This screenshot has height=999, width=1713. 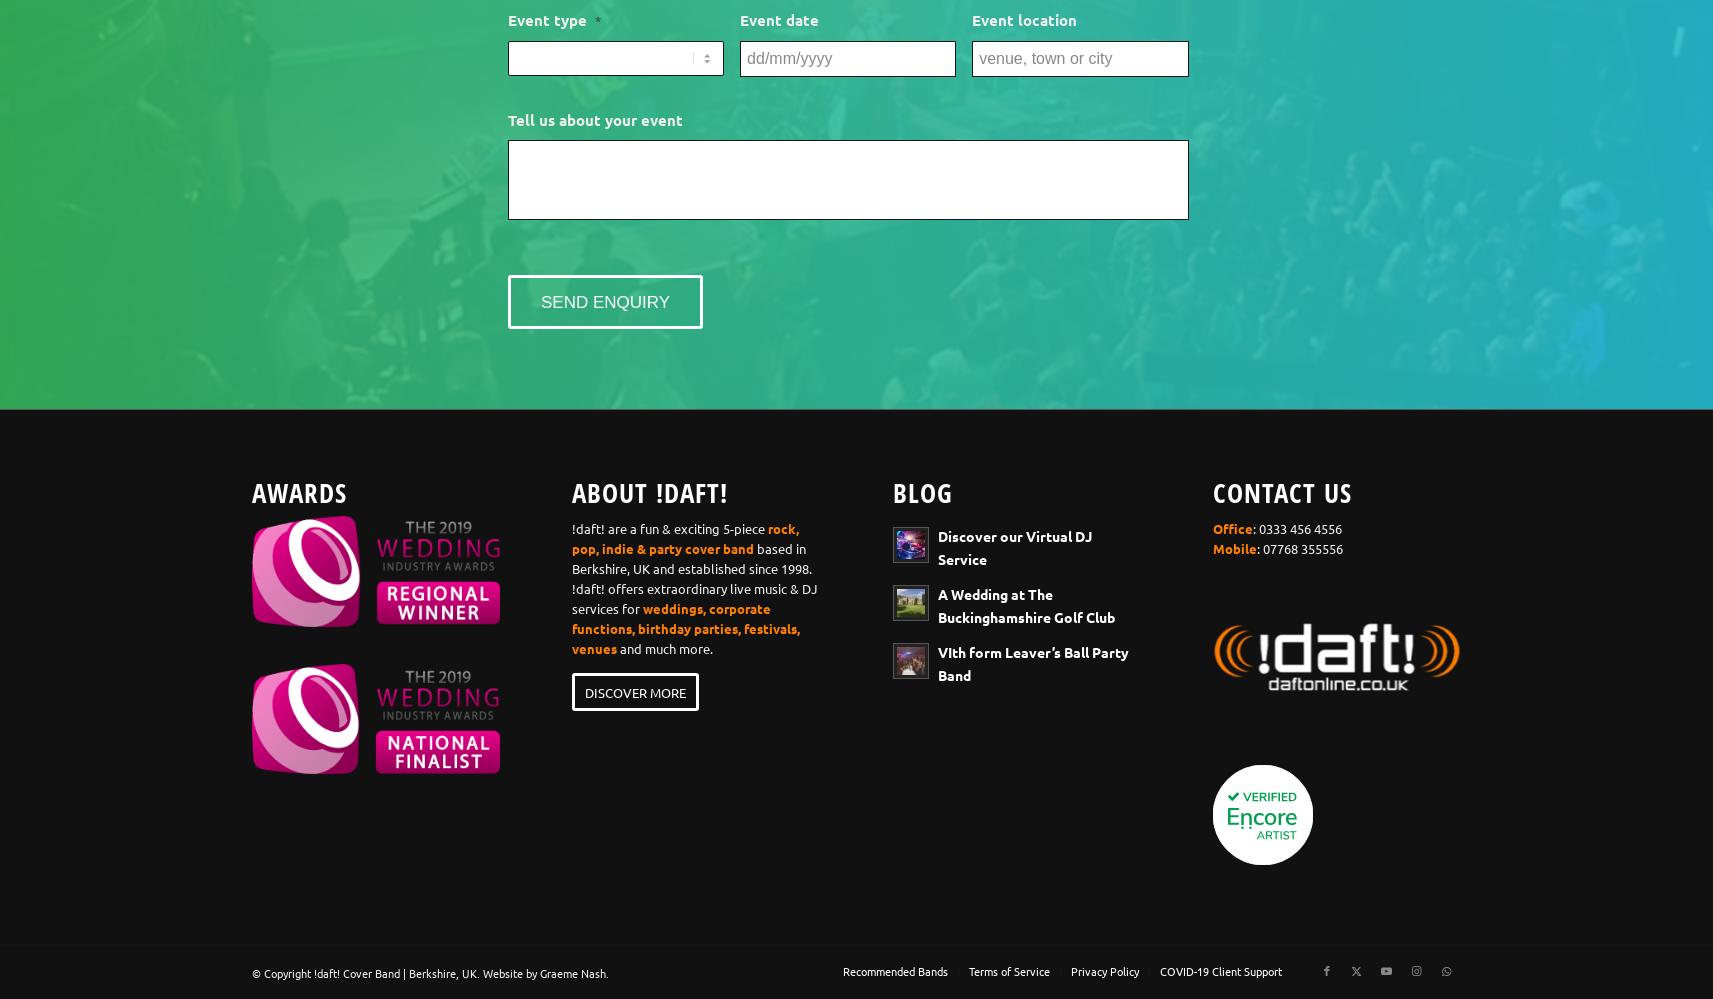 What do you see at coordinates (921, 492) in the screenshot?
I see `'BLOG'` at bounding box center [921, 492].